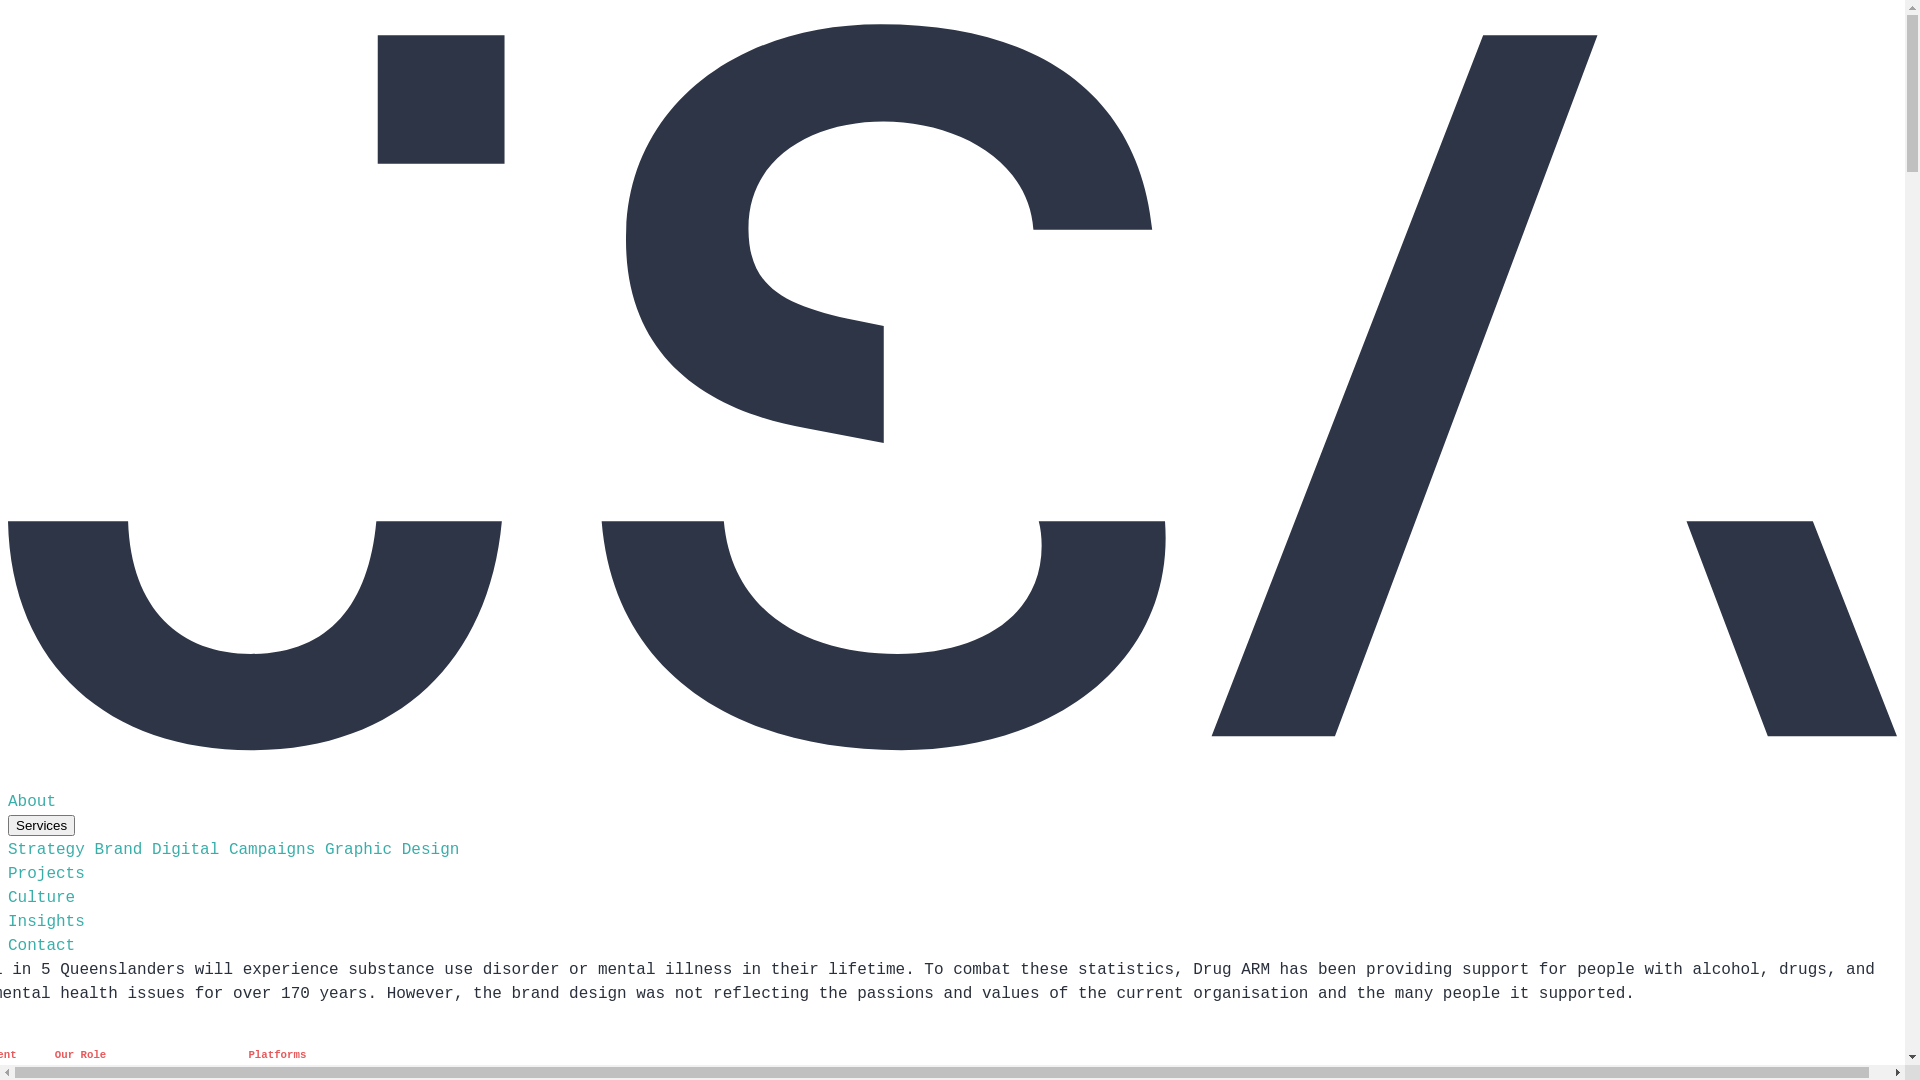  Describe the element at coordinates (117, 849) in the screenshot. I see `'Brand'` at that location.